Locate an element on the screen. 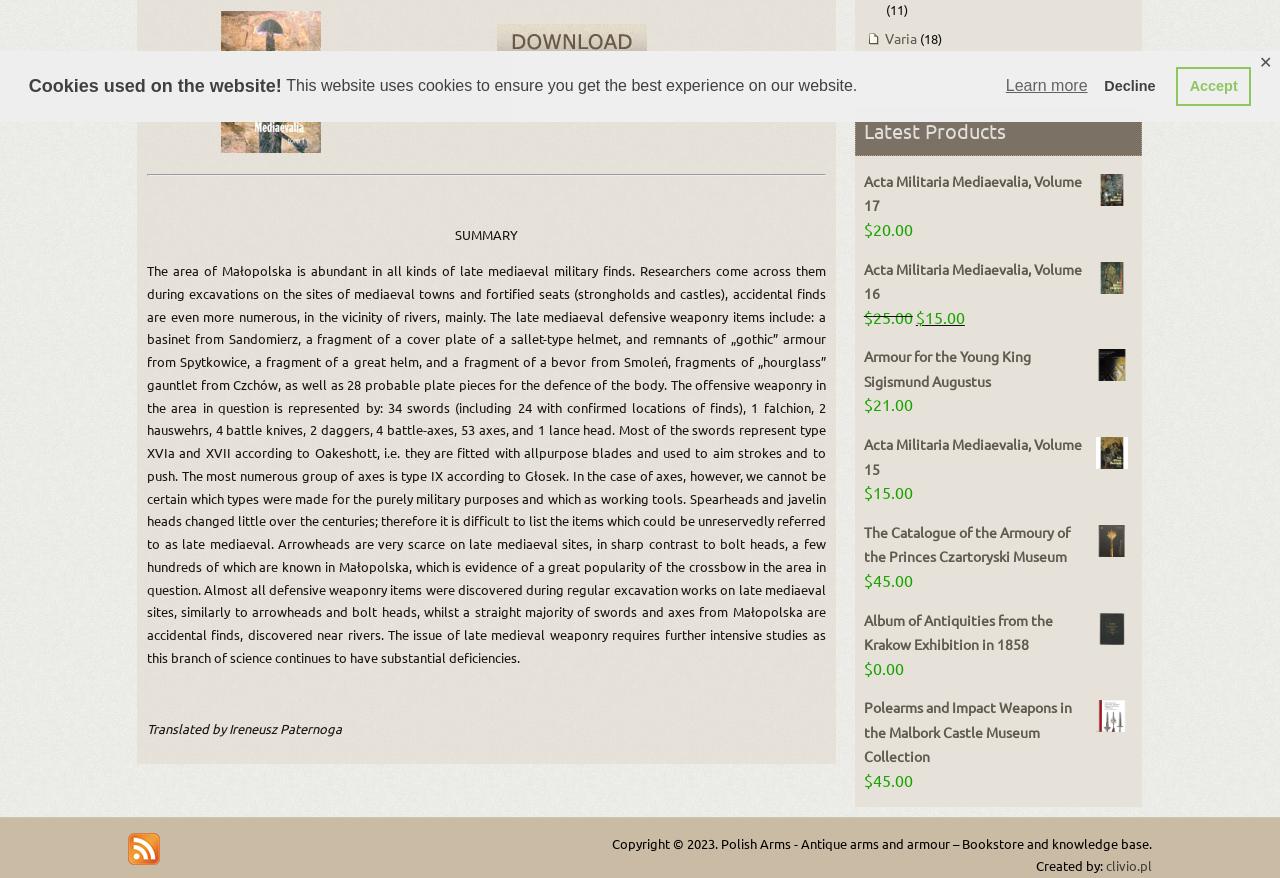  '(18)' is located at coordinates (929, 37).